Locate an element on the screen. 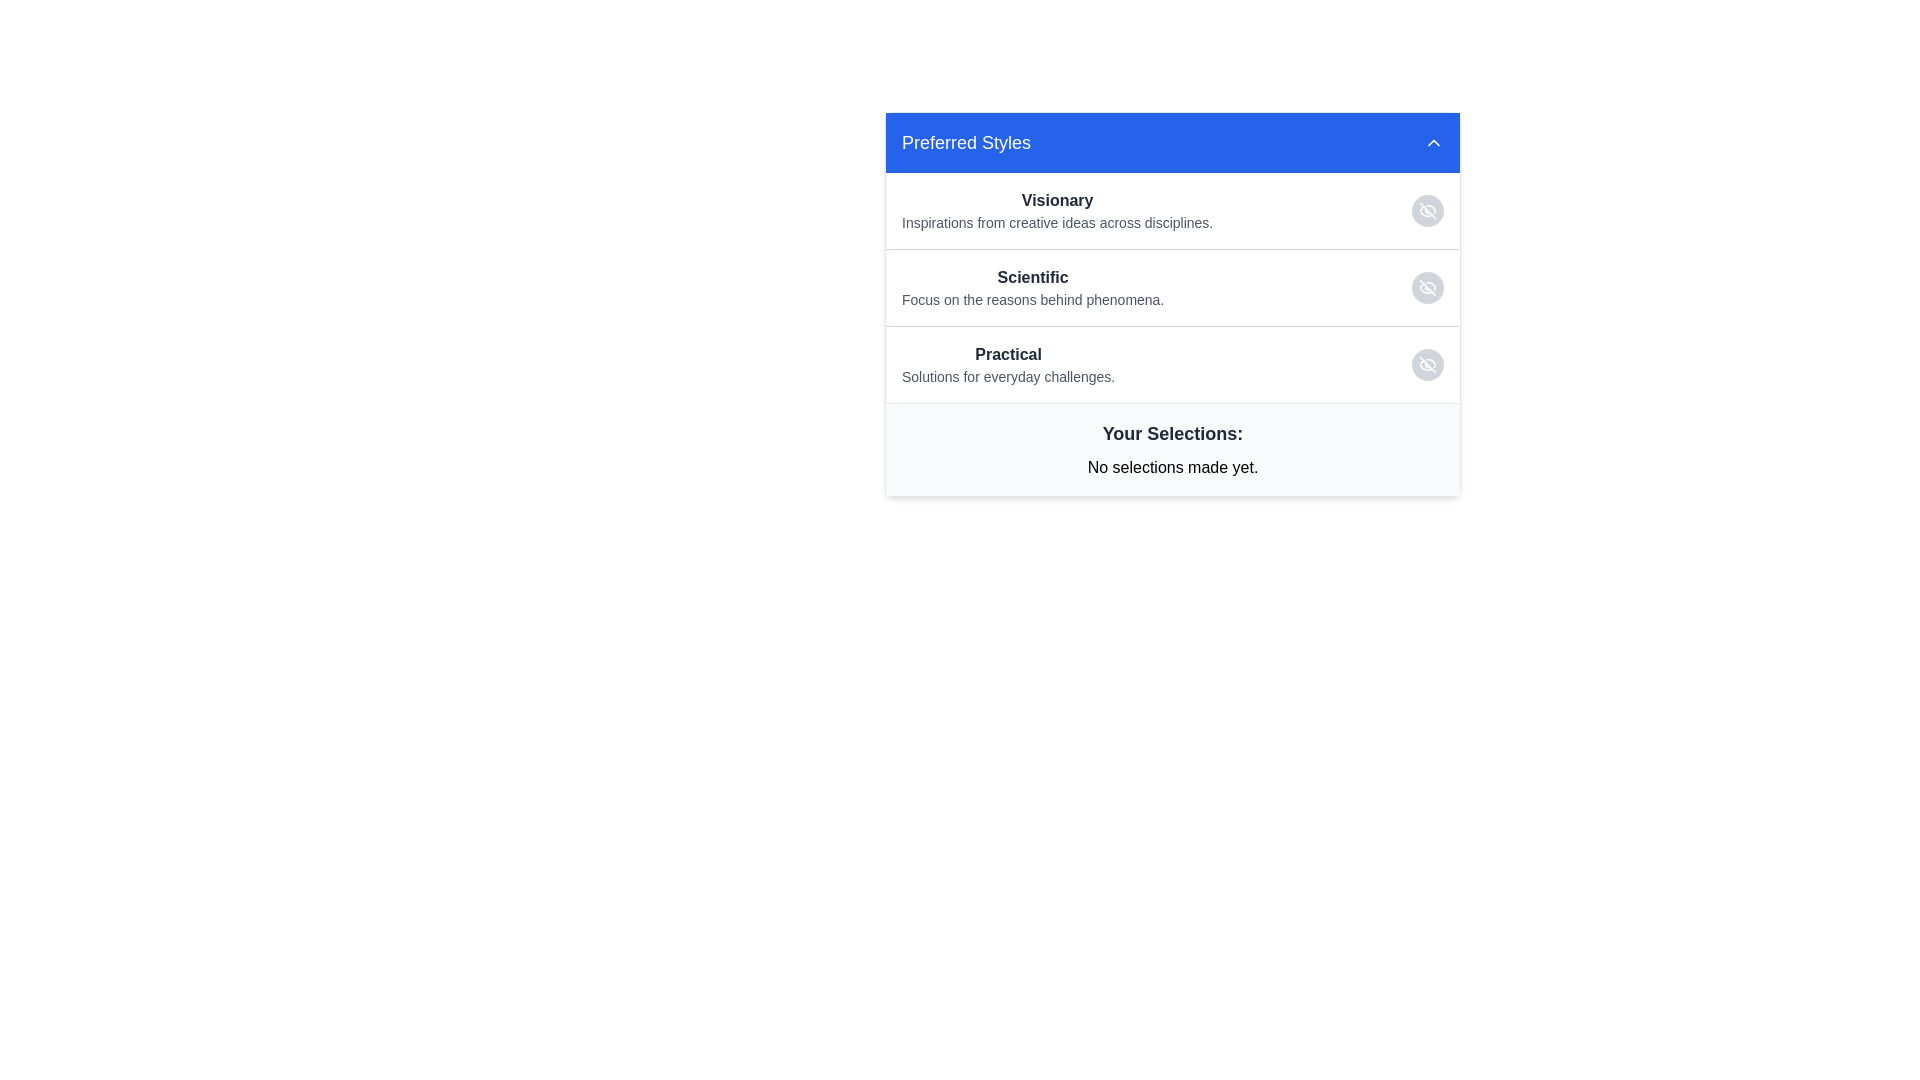  the text block that describes the 'Practical' option, which is the third item in the vertical list under 'Preferred Styles.' is located at coordinates (1008, 365).